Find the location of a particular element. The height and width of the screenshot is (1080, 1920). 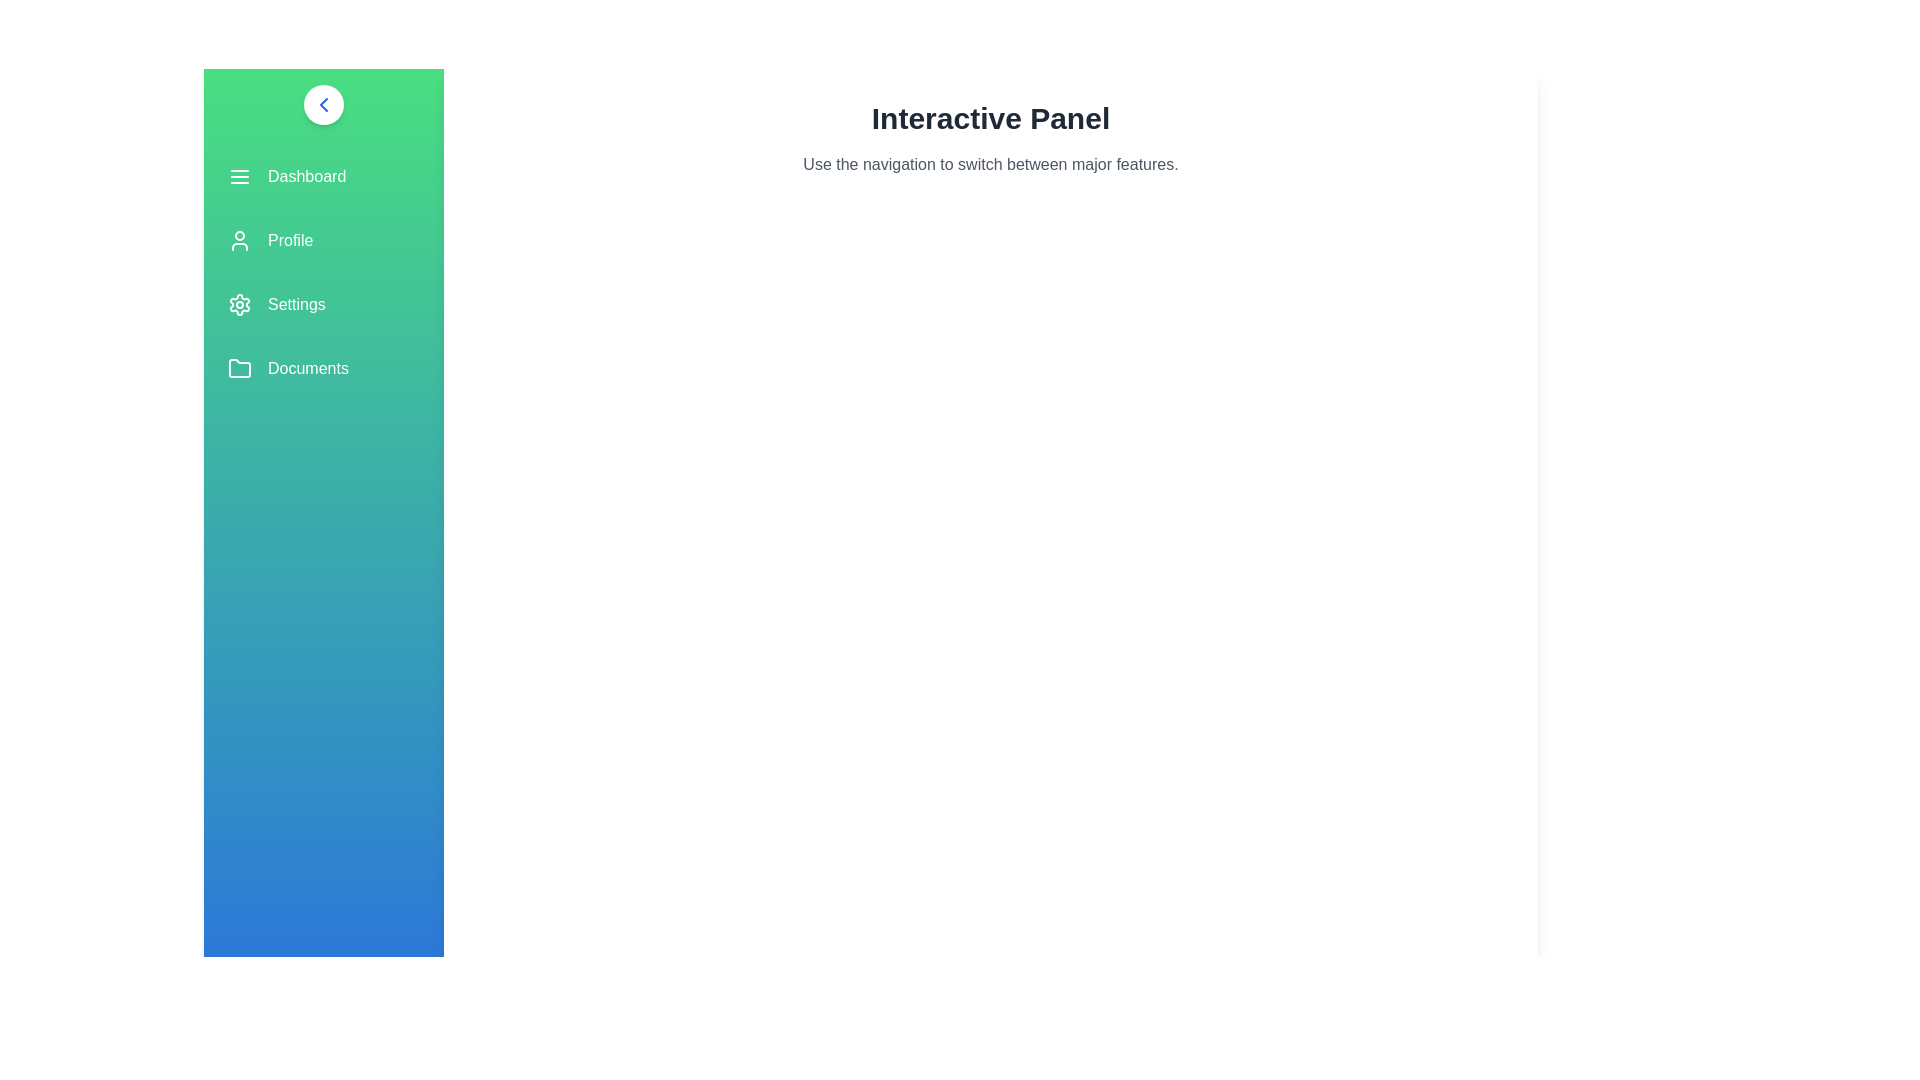

the 'Profile' menu item in the navigation panel is located at coordinates (324, 239).